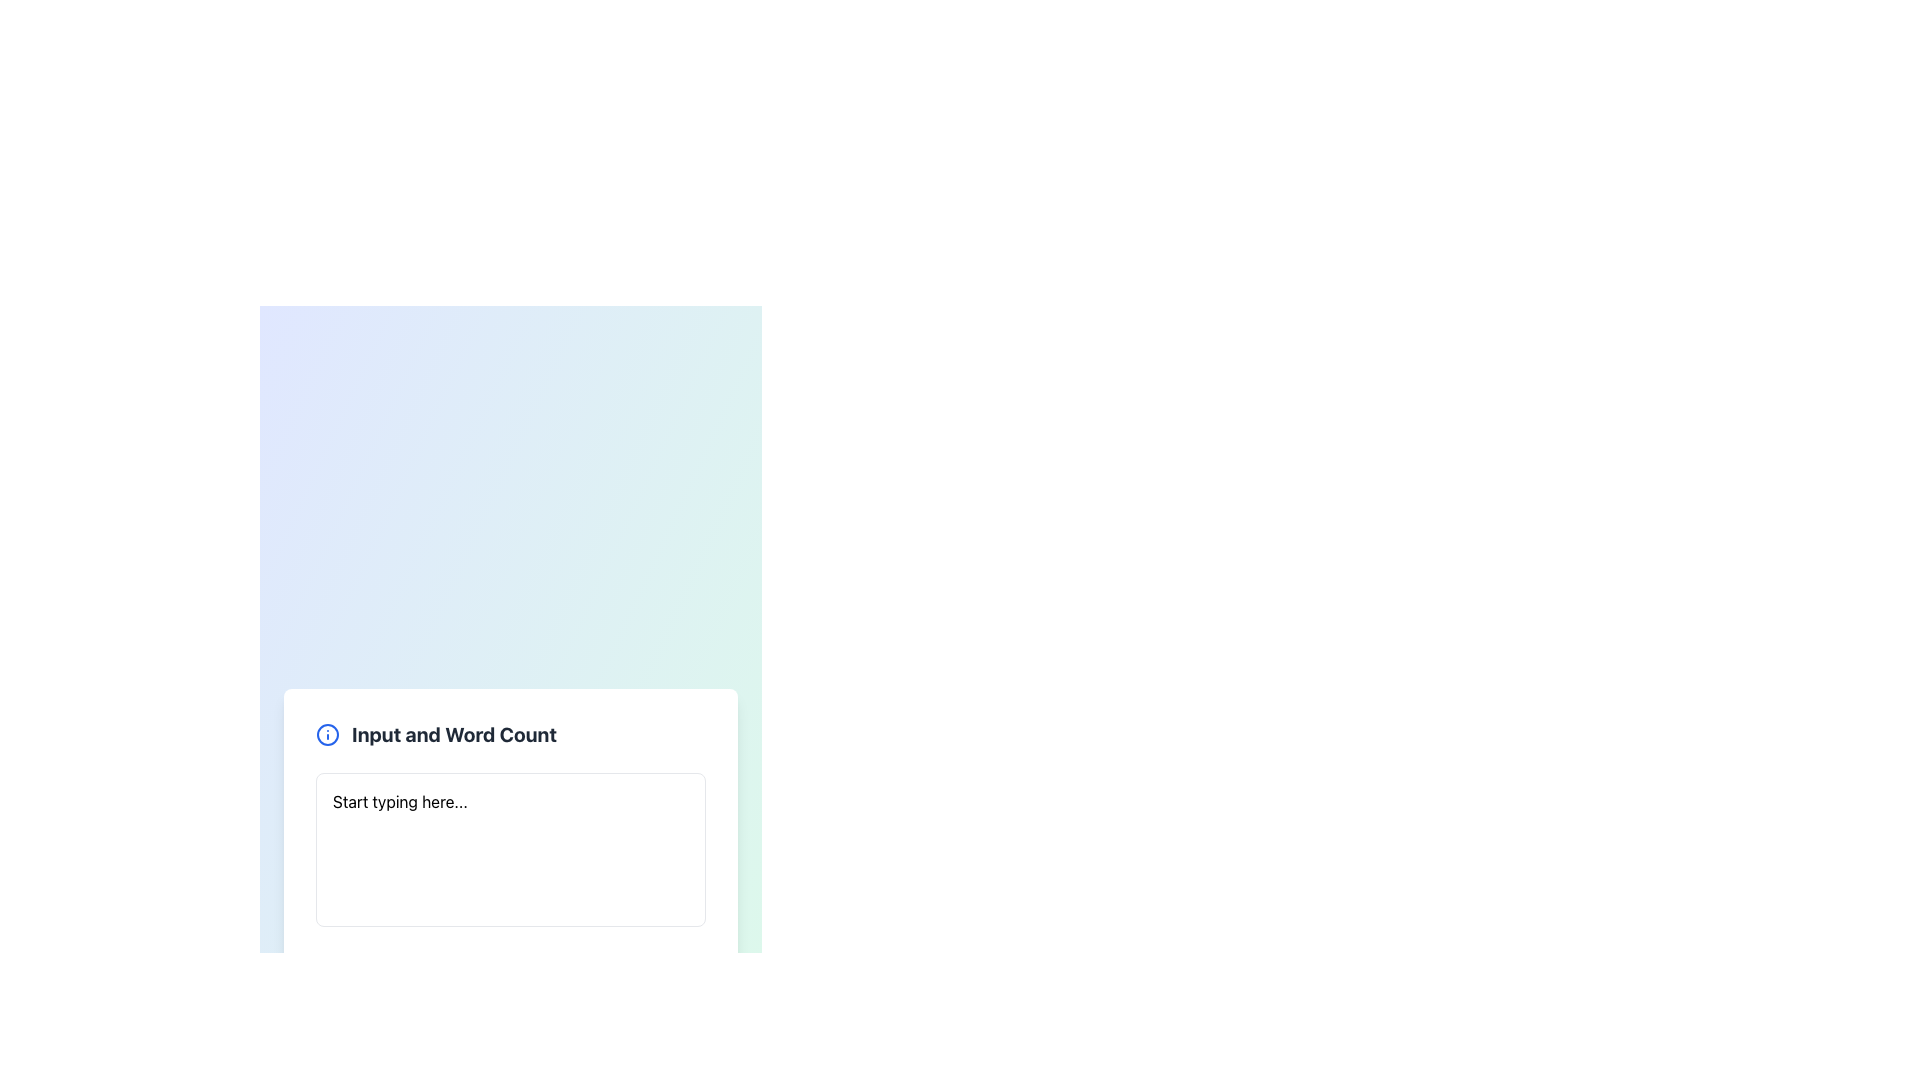 The image size is (1920, 1080). I want to click on the circular information icon with a blue outline and a small blue dot inside, located to the left of the 'Input and Word Count' text, so click(327, 735).